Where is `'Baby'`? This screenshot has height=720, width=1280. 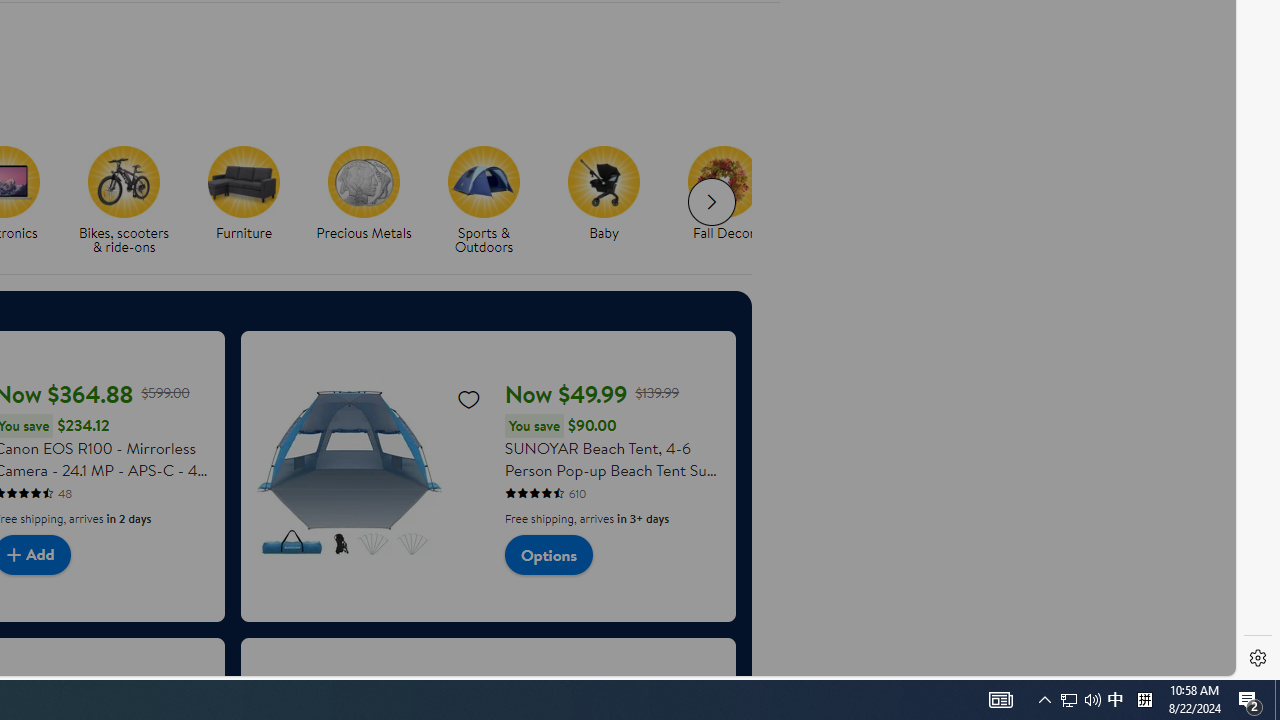
'Baby' is located at coordinates (603, 181).